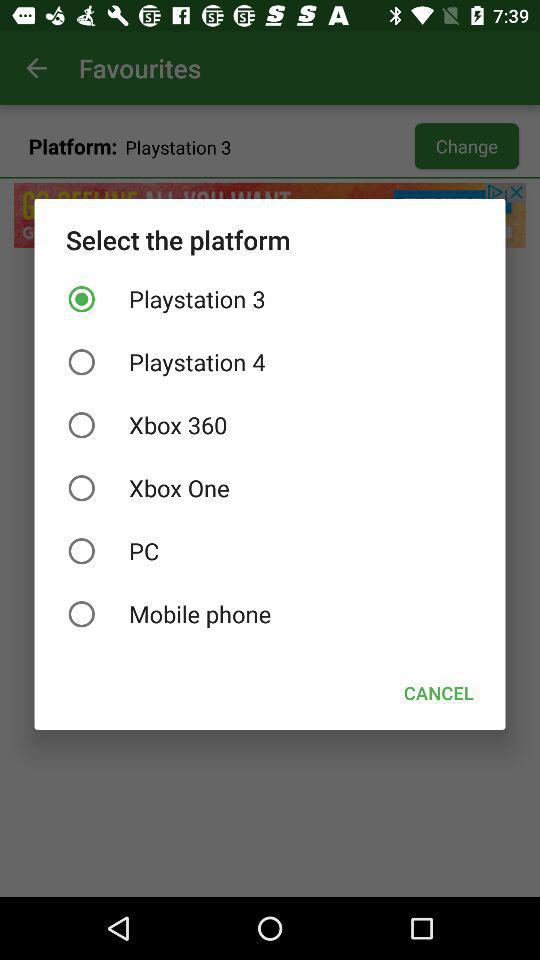 The image size is (540, 960). What do you see at coordinates (437, 693) in the screenshot?
I see `cancel icon` at bounding box center [437, 693].